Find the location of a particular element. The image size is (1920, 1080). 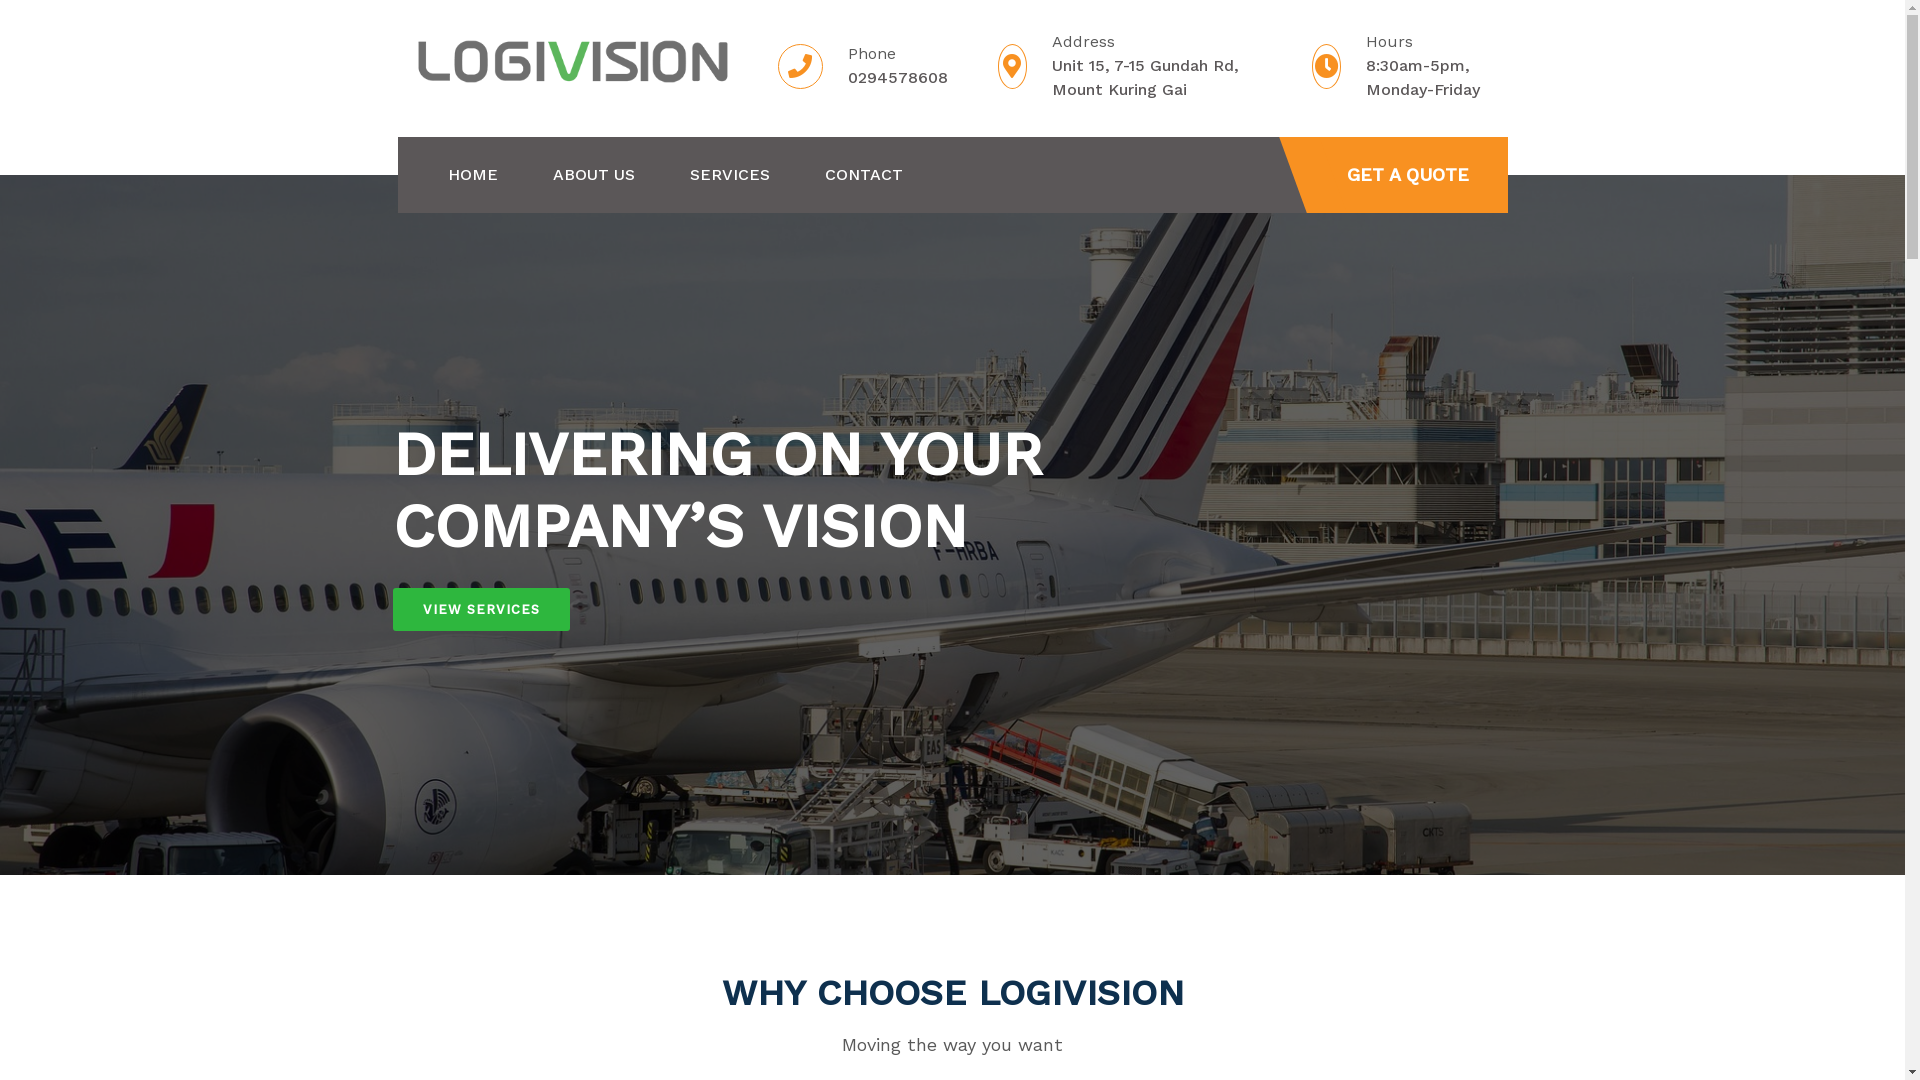

'HOME' is located at coordinates (446, 173).